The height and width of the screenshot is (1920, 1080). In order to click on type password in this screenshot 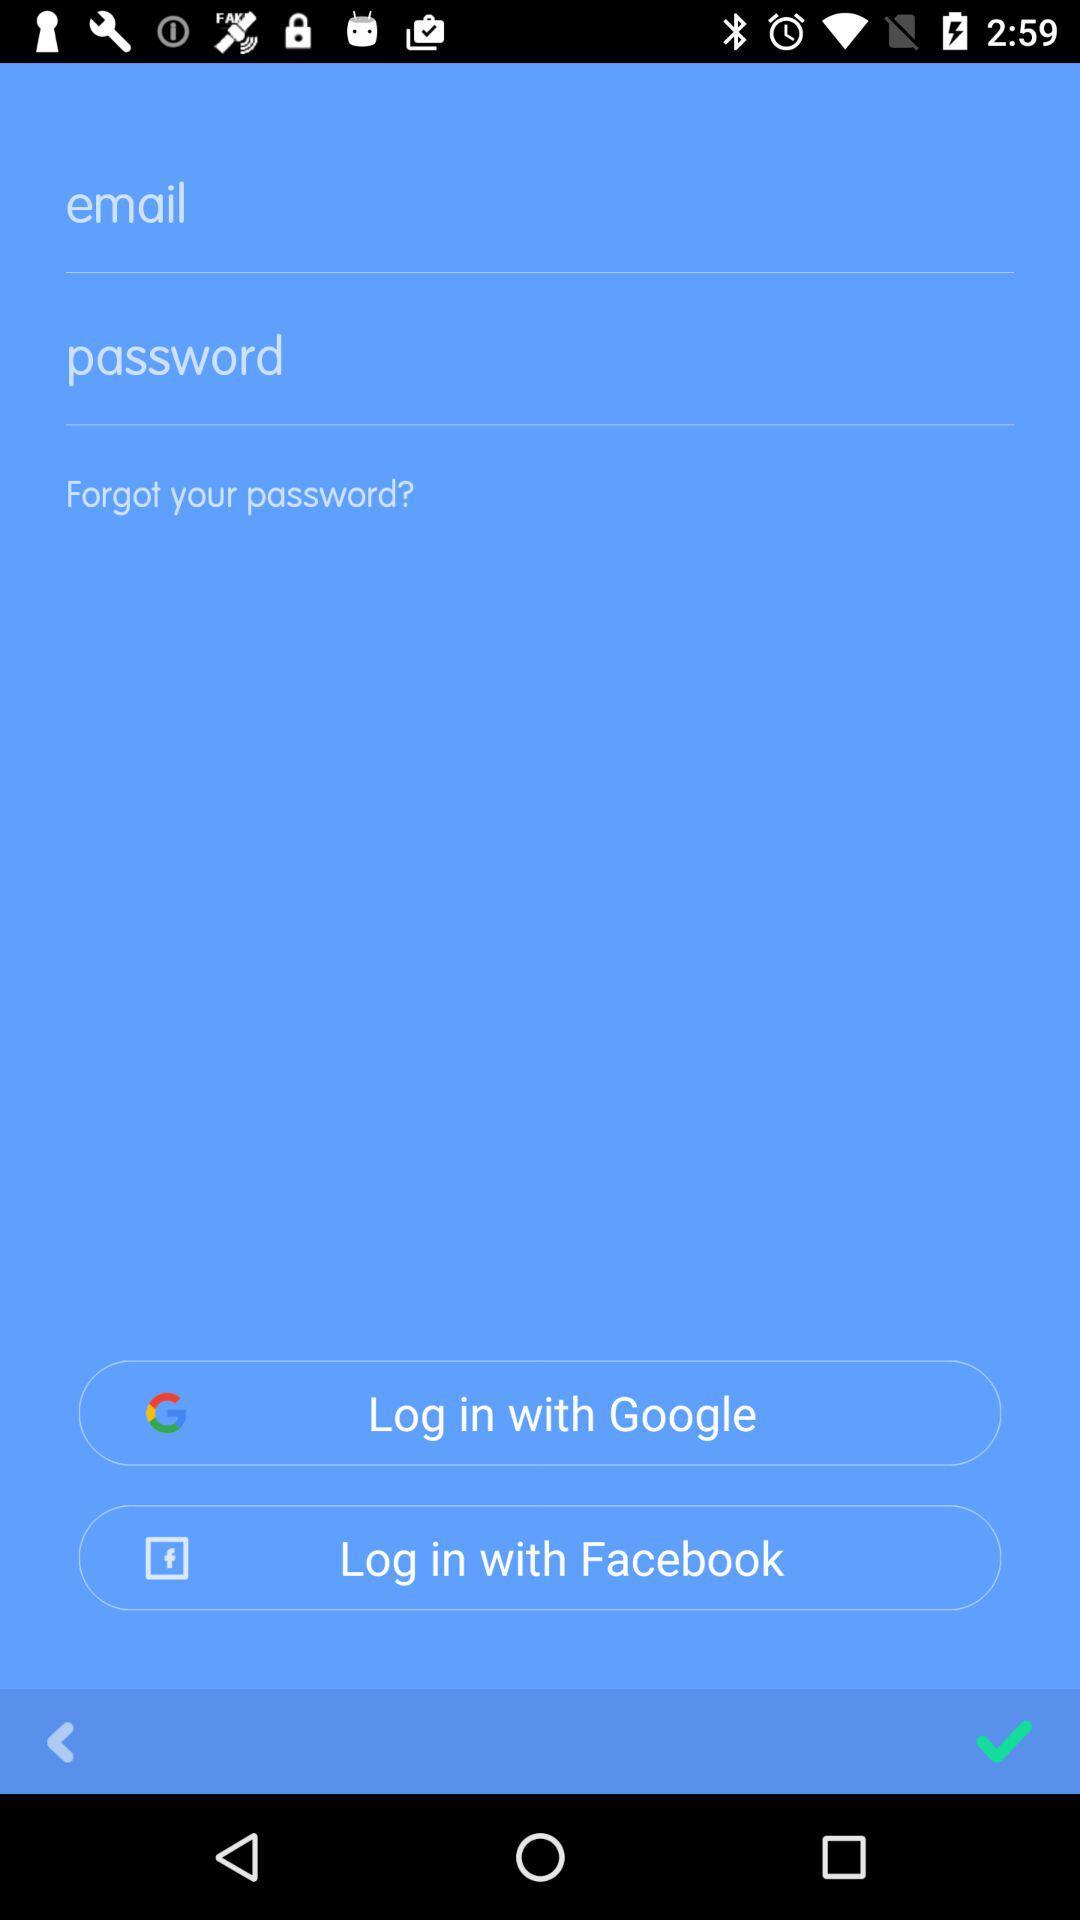, I will do `click(540, 372)`.